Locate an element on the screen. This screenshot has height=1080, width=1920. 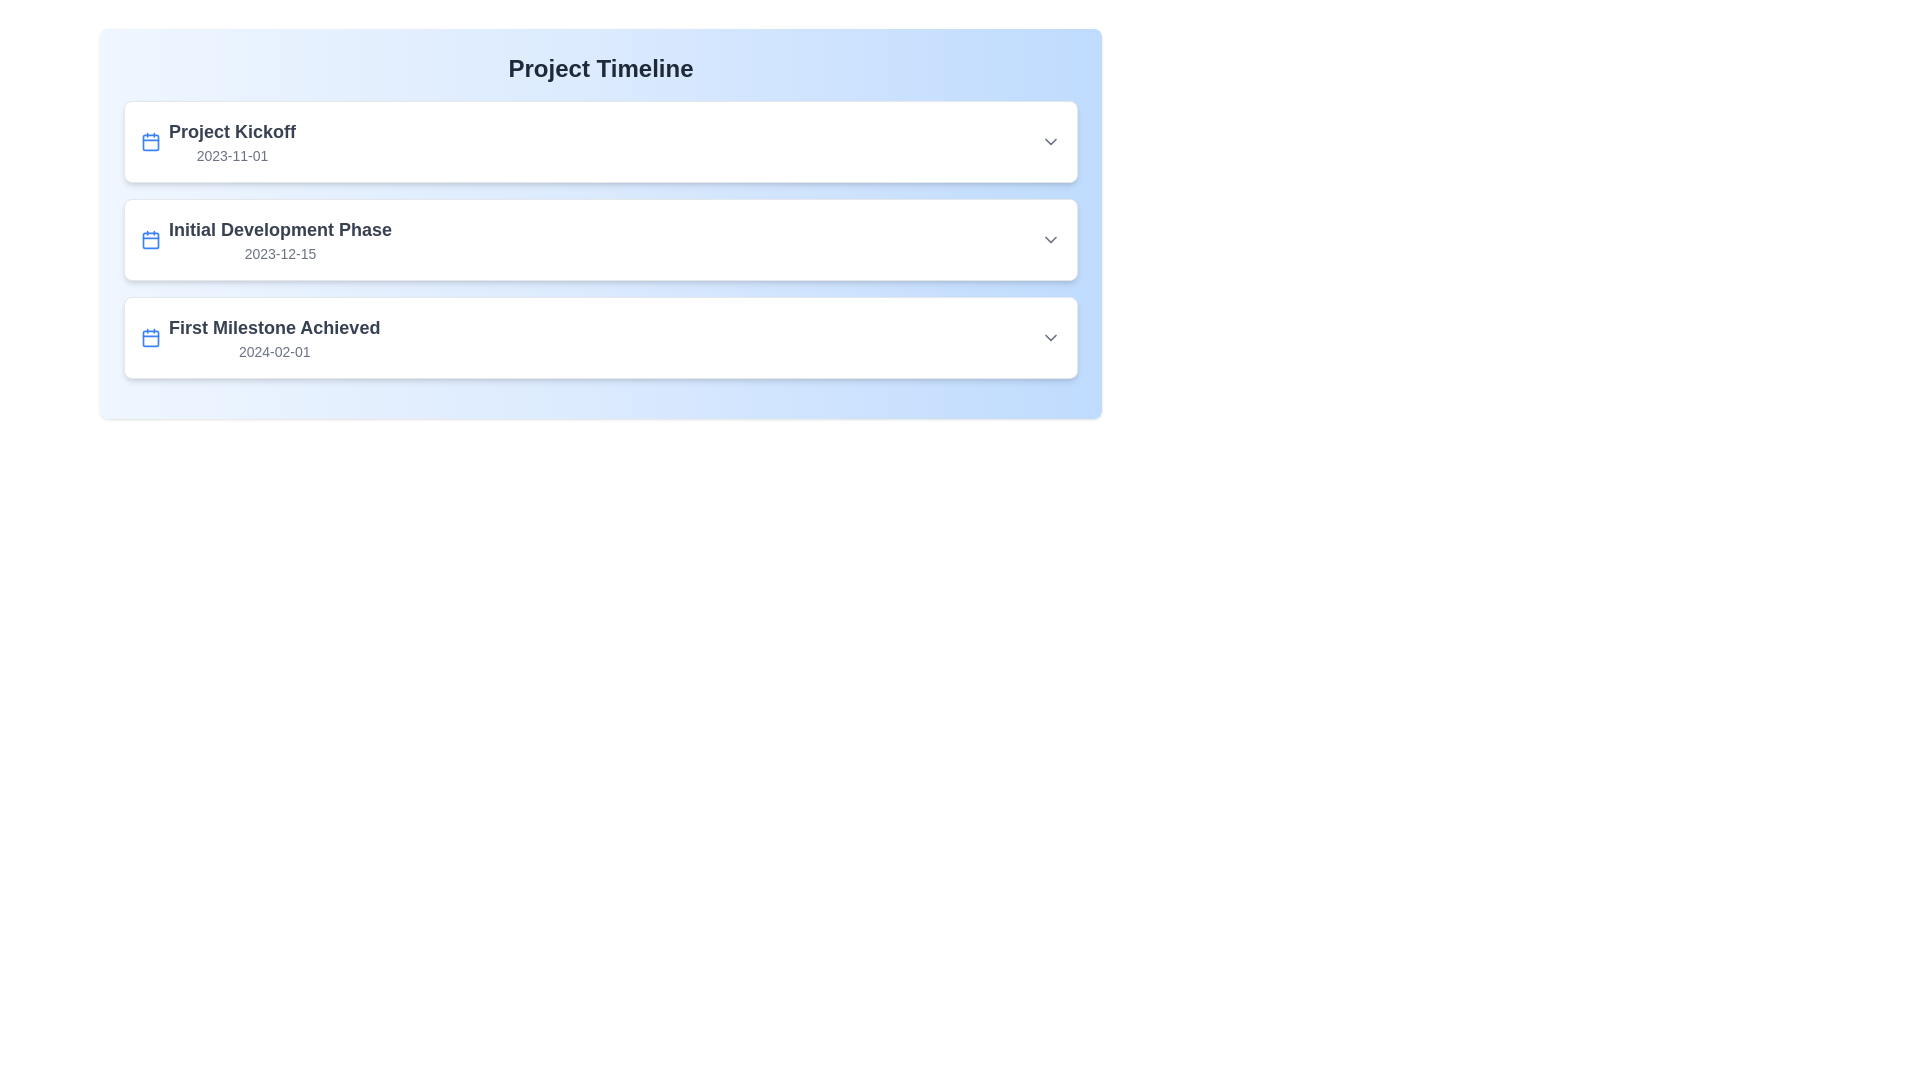
'Project Kickoff' text label, which displays milestone details in a bold font, located under the 'Project Timeline' section is located at coordinates (232, 141).